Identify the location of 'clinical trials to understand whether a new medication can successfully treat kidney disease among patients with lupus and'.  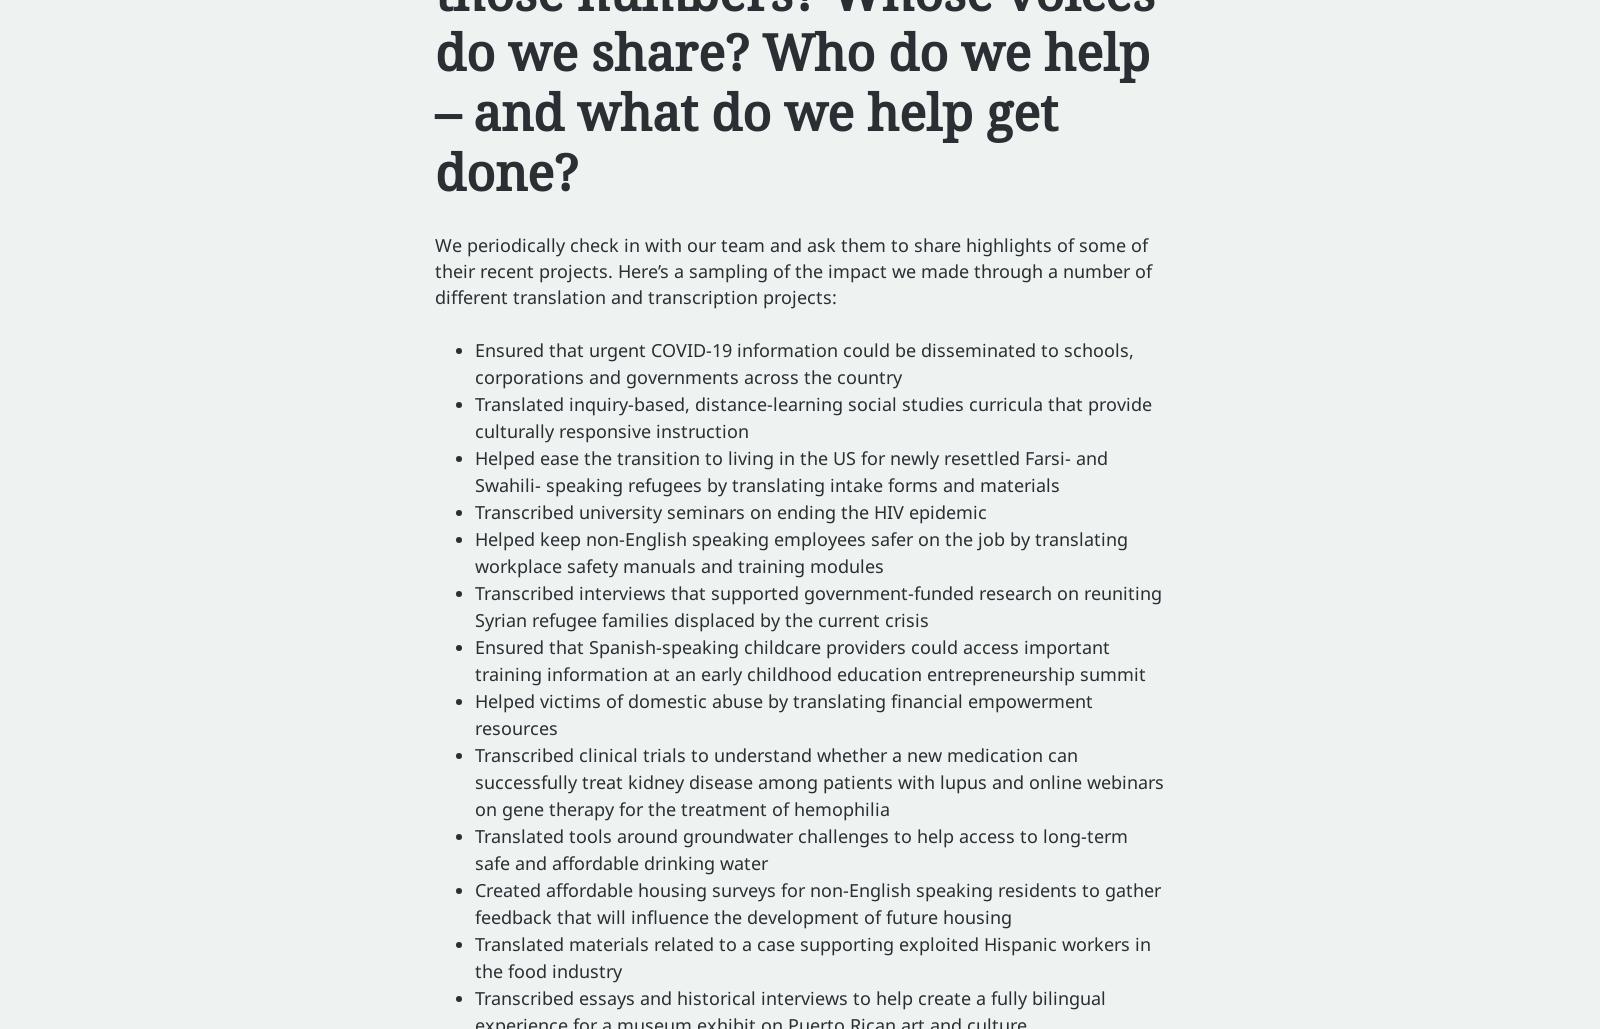
(474, 768).